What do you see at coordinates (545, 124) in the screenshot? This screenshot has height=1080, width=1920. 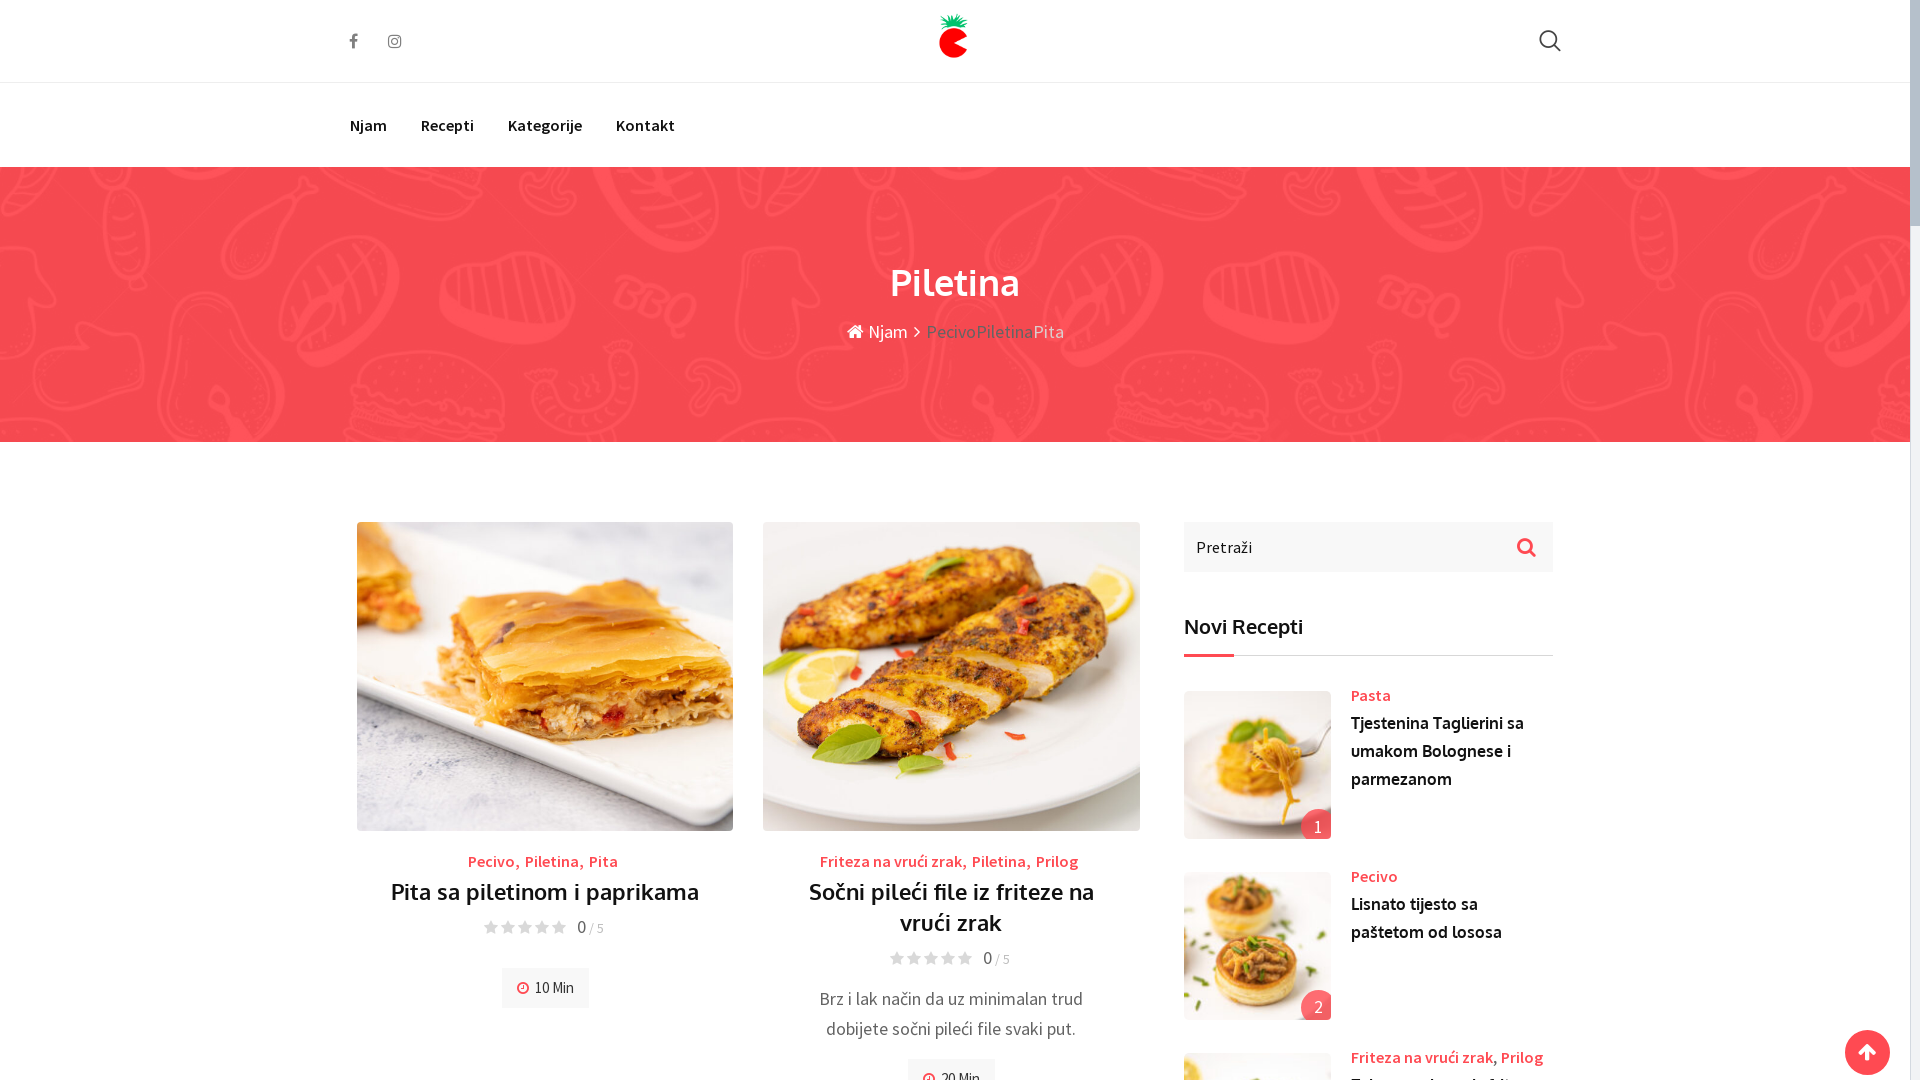 I see `'Kategorije'` at bounding box center [545, 124].